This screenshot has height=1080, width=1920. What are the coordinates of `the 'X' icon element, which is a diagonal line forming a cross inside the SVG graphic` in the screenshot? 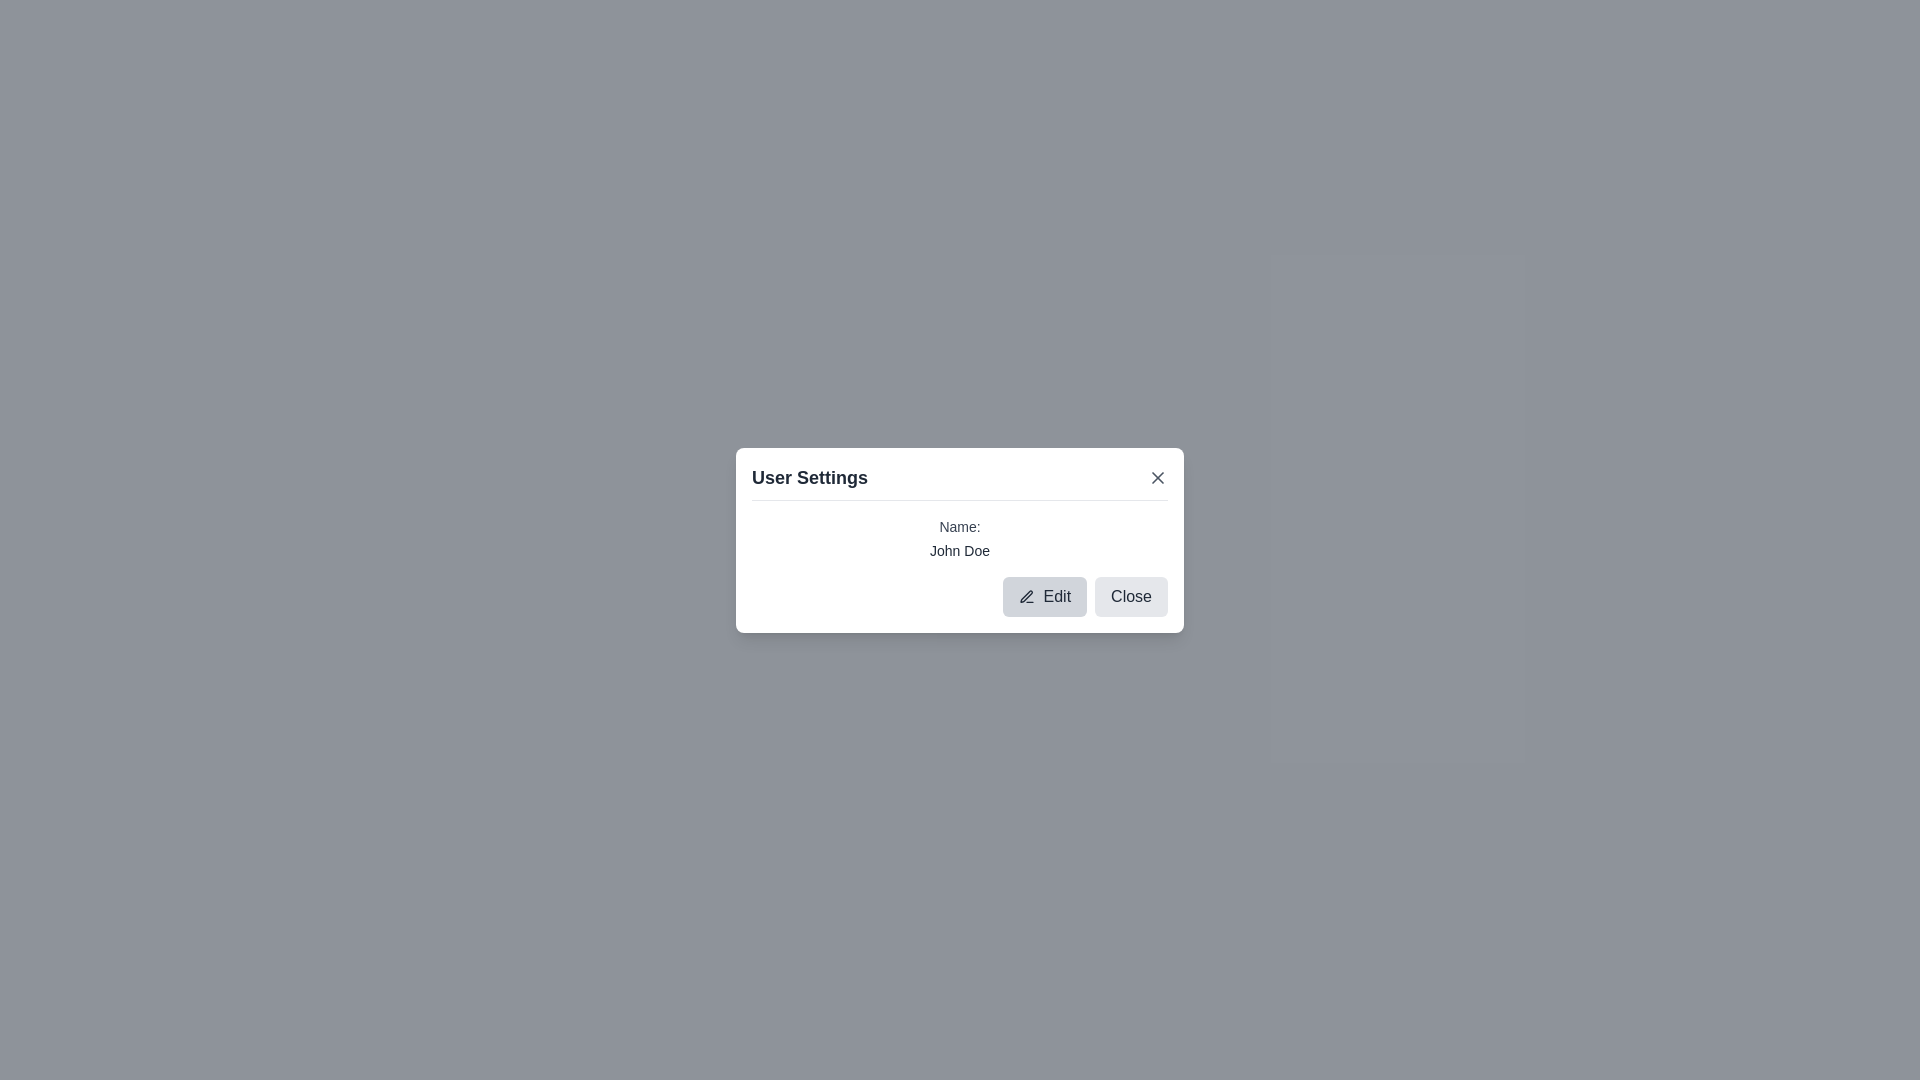 It's located at (1157, 477).